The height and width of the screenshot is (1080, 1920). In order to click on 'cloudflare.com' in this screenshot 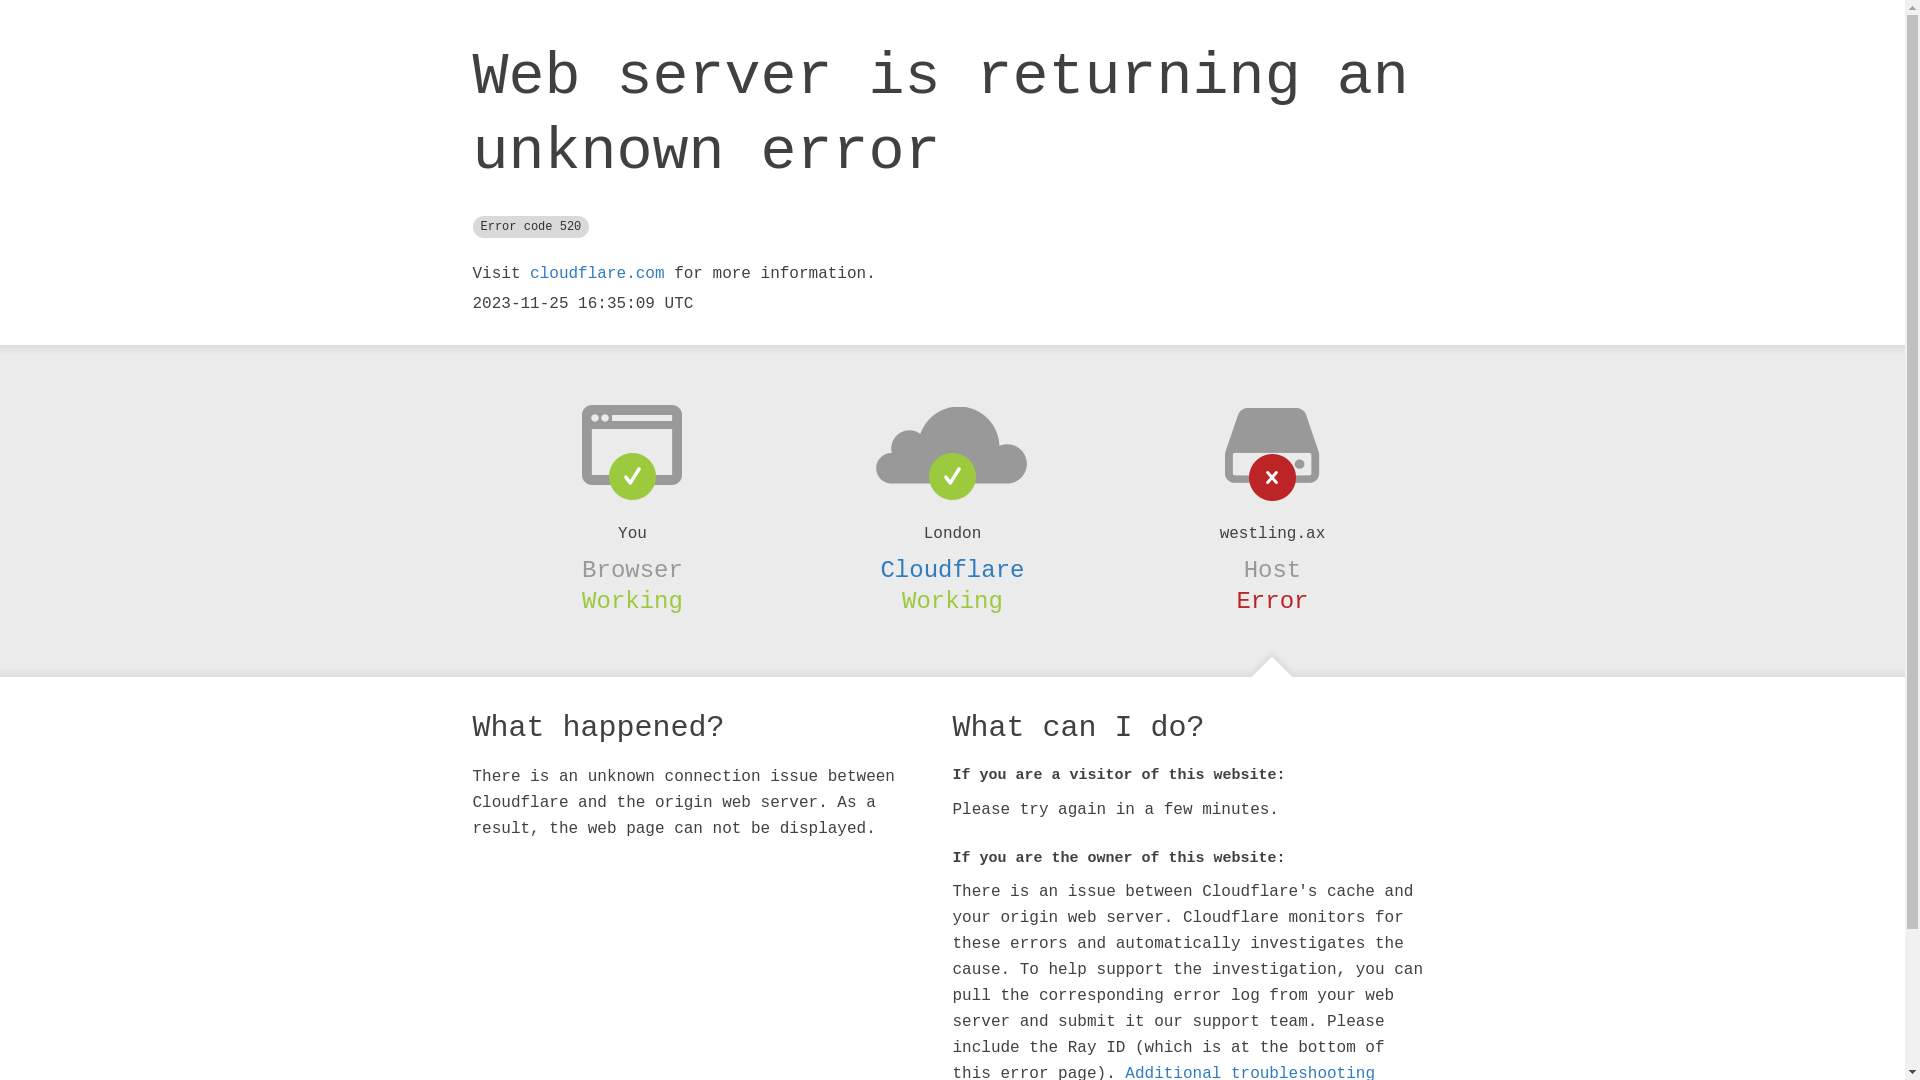, I will do `click(529, 273)`.